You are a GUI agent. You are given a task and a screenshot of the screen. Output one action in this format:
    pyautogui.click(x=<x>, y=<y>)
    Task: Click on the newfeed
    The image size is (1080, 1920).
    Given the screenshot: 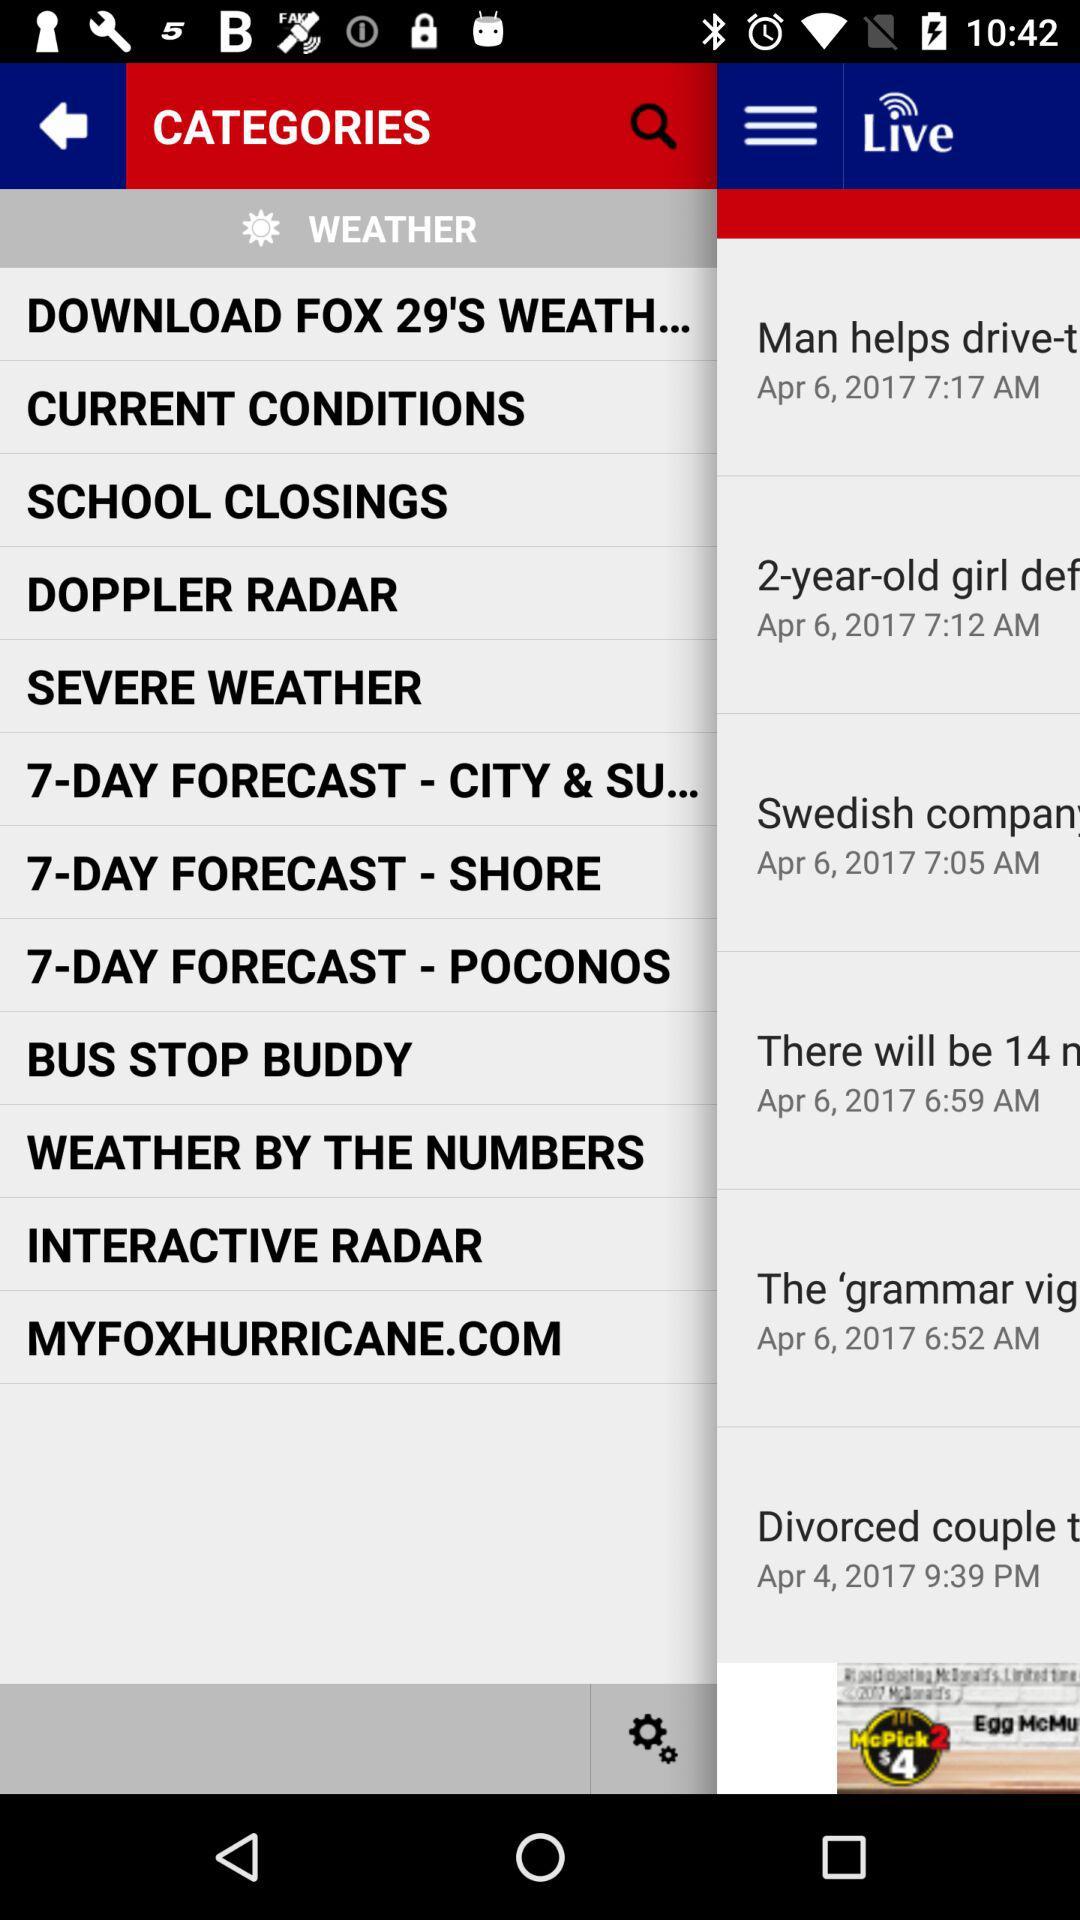 What is the action you would take?
    pyautogui.click(x=906, y=124)
    